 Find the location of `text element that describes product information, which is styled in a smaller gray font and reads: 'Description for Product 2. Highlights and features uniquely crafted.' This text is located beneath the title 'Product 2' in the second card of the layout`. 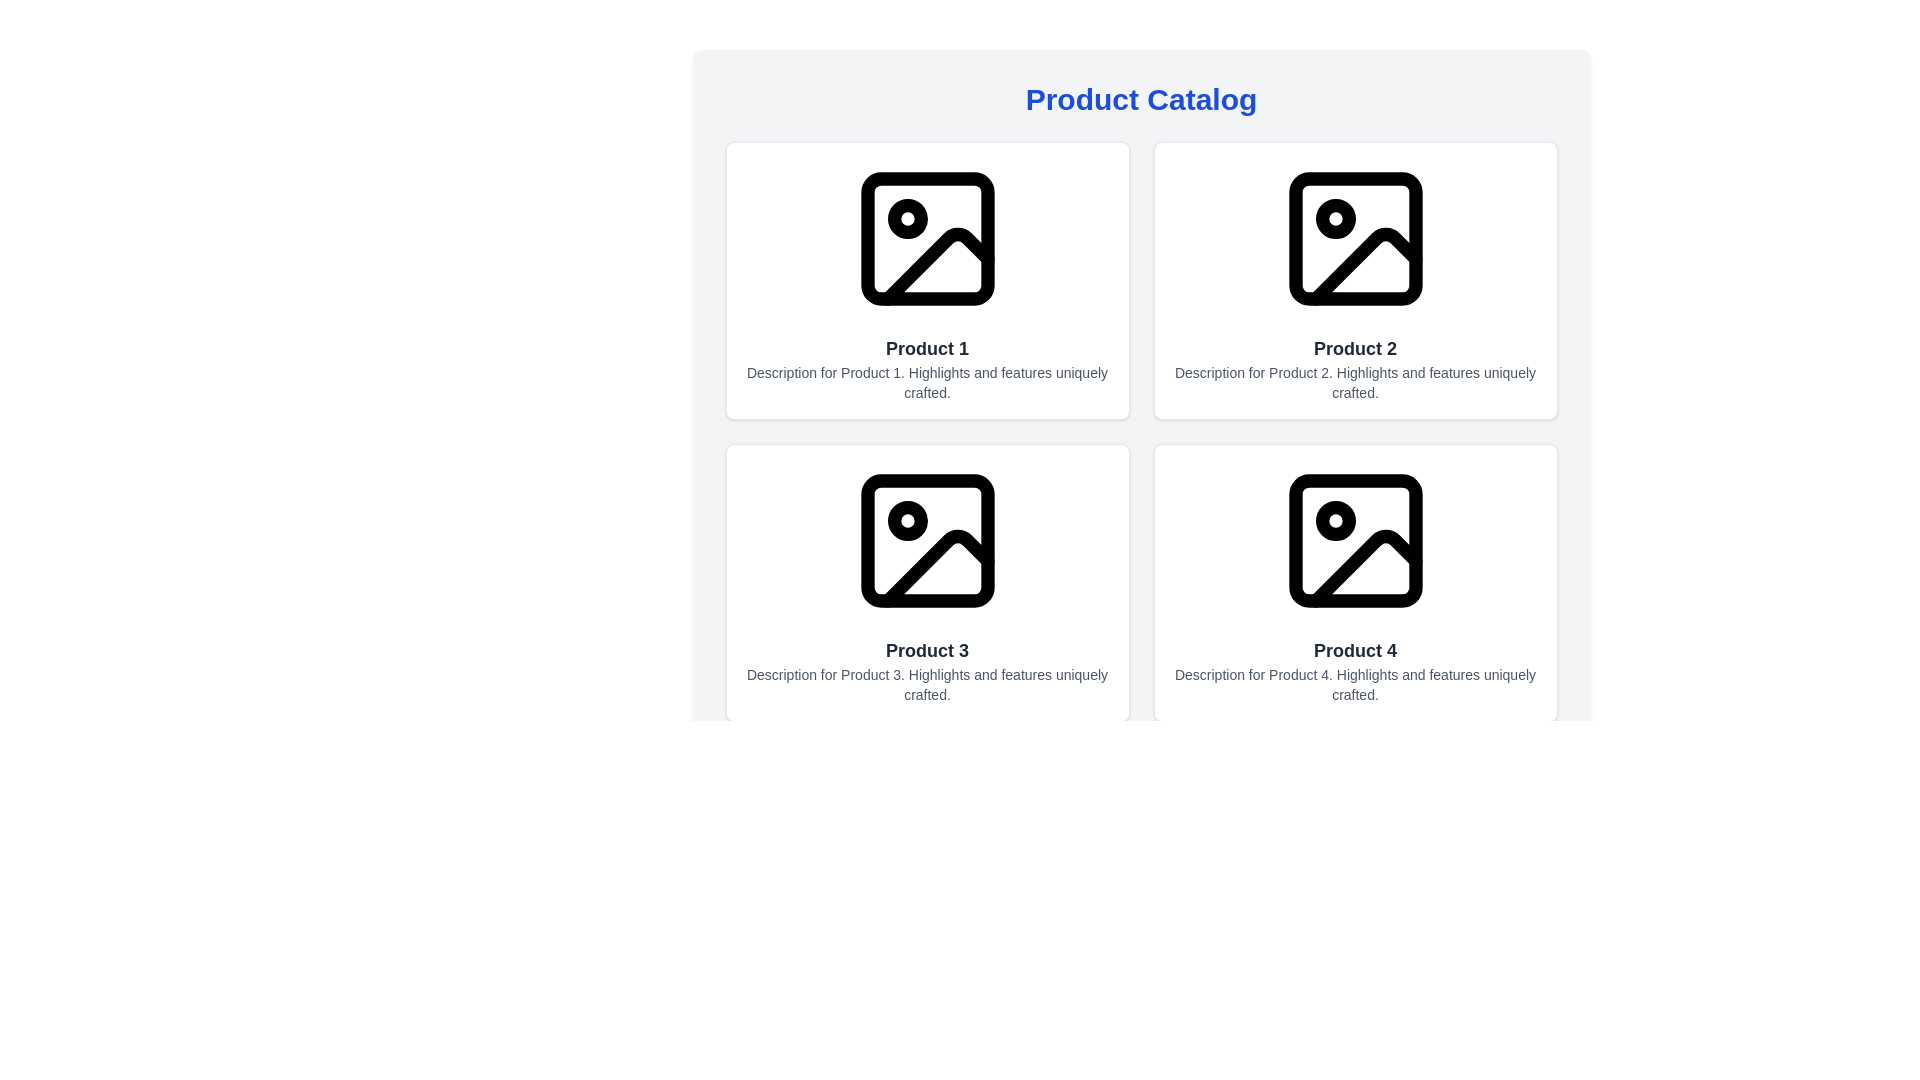

text element that describes product information, which is styled in a smaller gray font and reads: 'Description for Product 2. Highlights and features uniquely crafted.' This text is located beneath the title 'Product 2' in the second card of the layout is located at coordinates (1355, 382).